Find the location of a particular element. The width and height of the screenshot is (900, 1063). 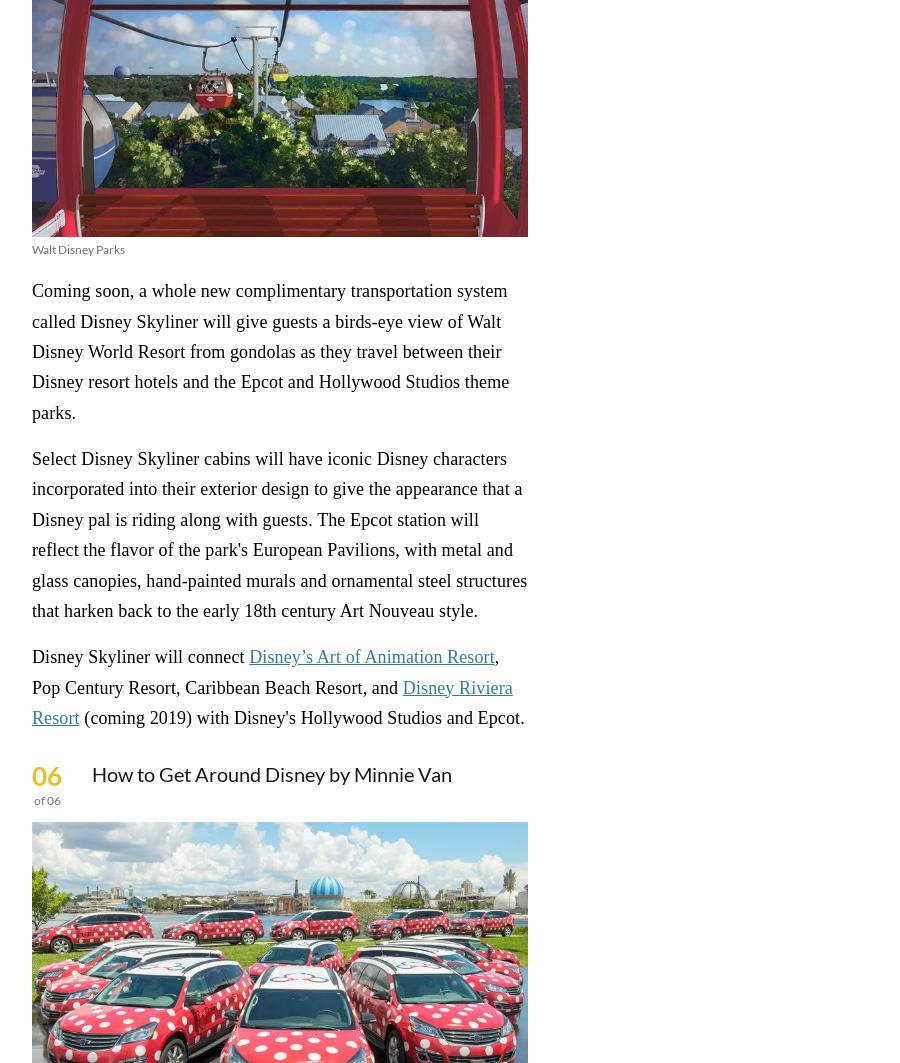

'06' is located at coordinates (45, 774).